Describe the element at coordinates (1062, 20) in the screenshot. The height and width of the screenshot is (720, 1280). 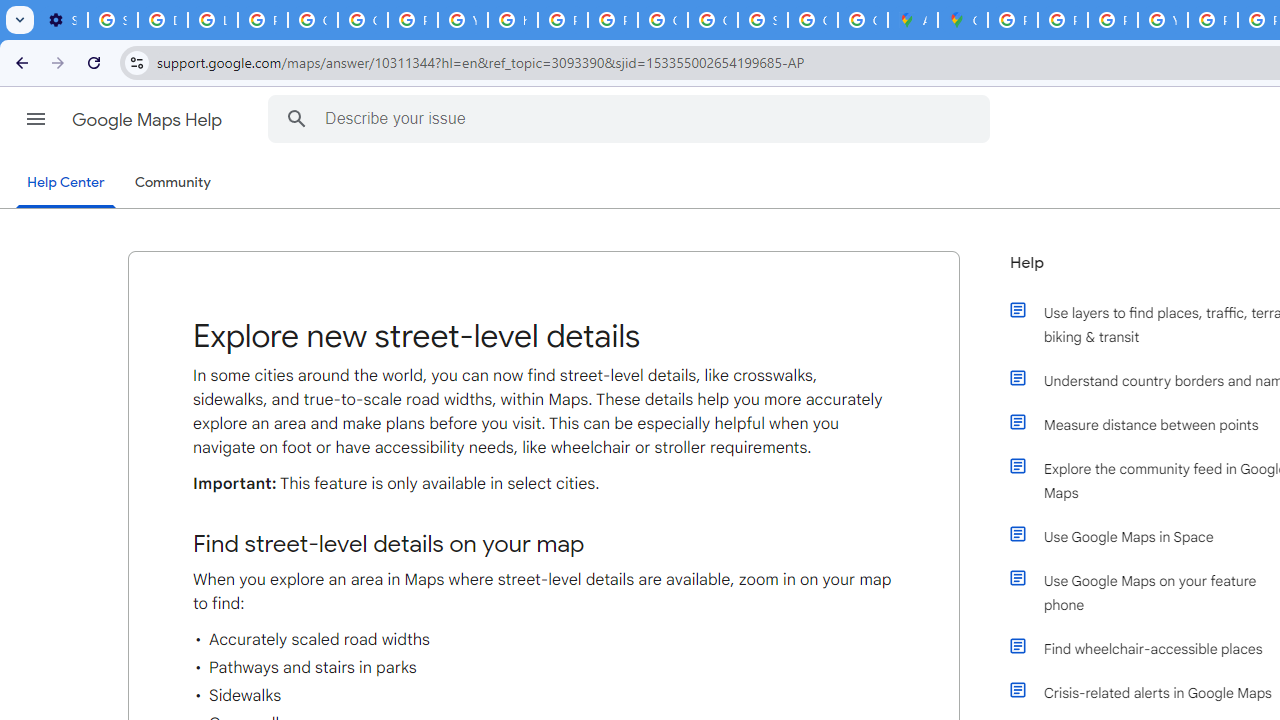
I see `'Privacy Help Center - Policies Help'` at that location.